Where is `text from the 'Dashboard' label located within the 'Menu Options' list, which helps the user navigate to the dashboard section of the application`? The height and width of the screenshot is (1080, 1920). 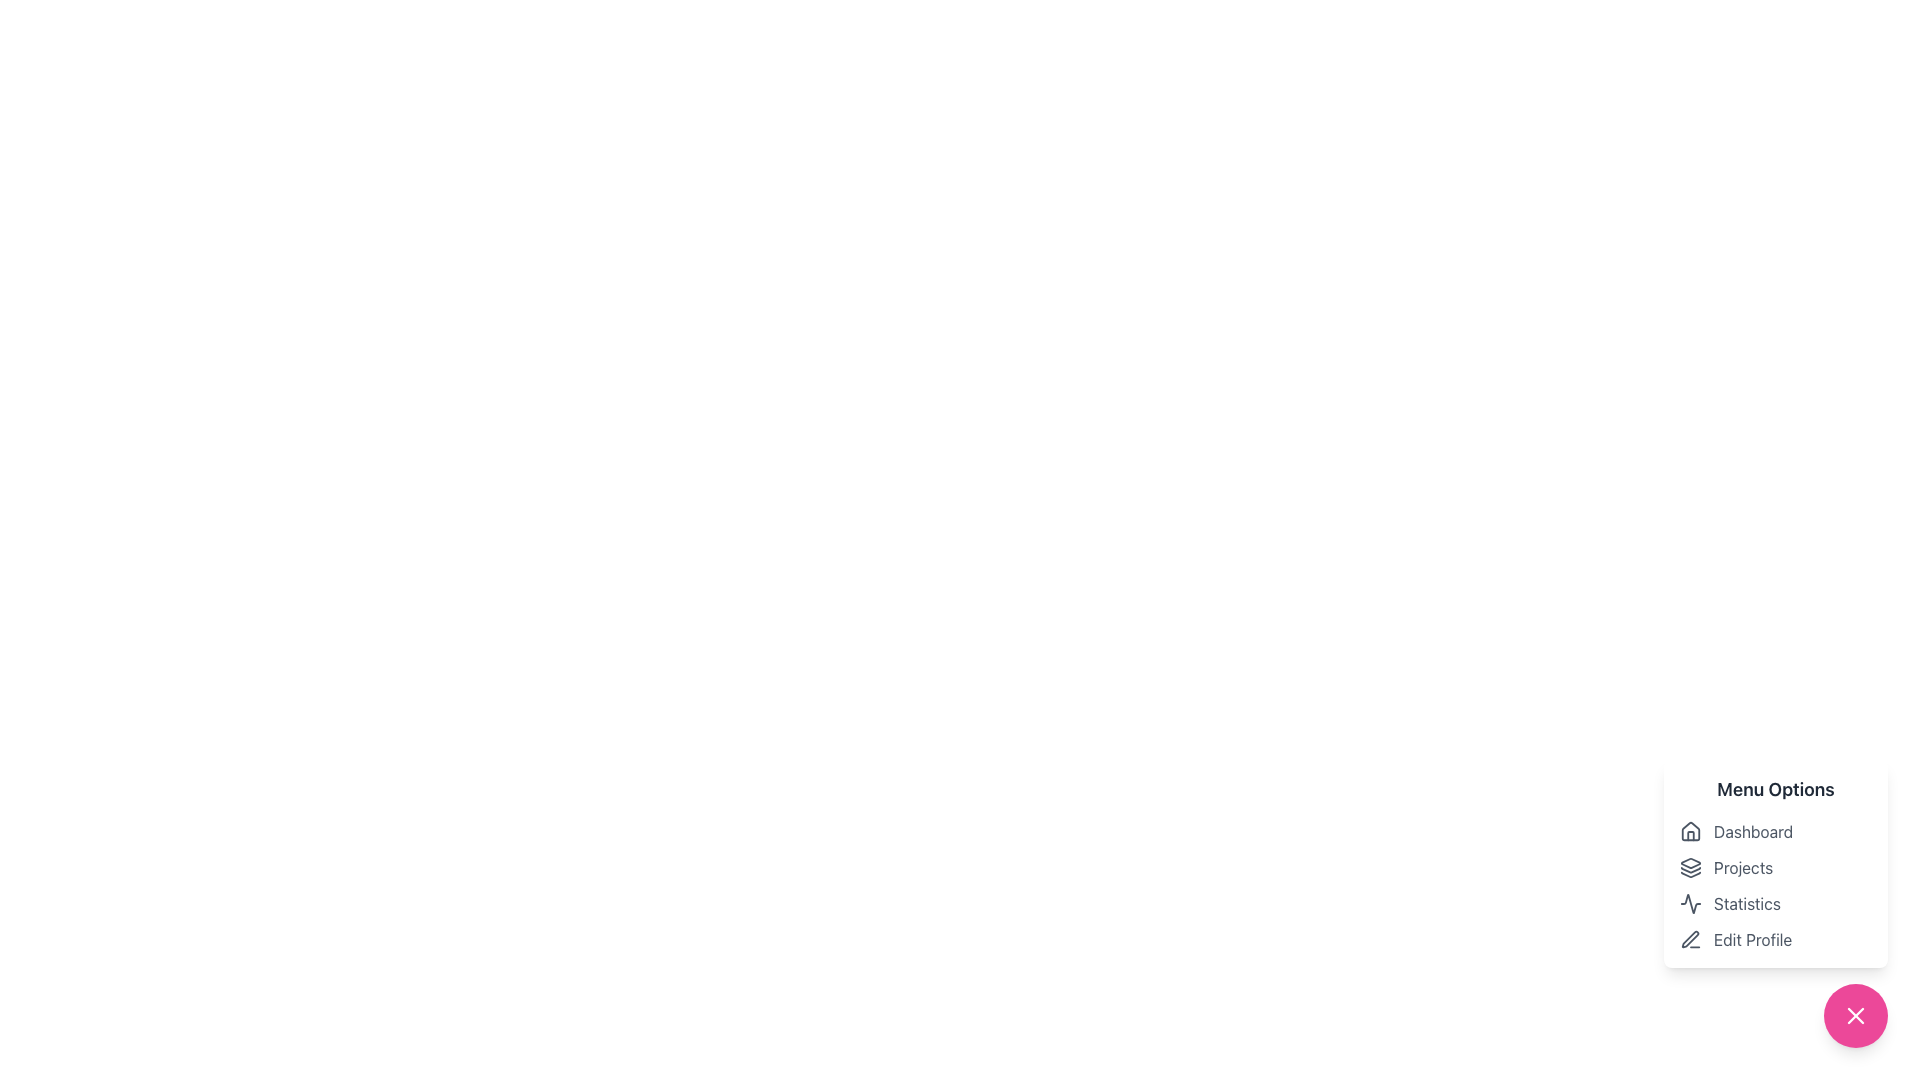
text from the 'Dashboard' label located within the 'Menu Options' list, which helps the user navigate to the dashboard section of the application is located at coordinates (1752, 832).